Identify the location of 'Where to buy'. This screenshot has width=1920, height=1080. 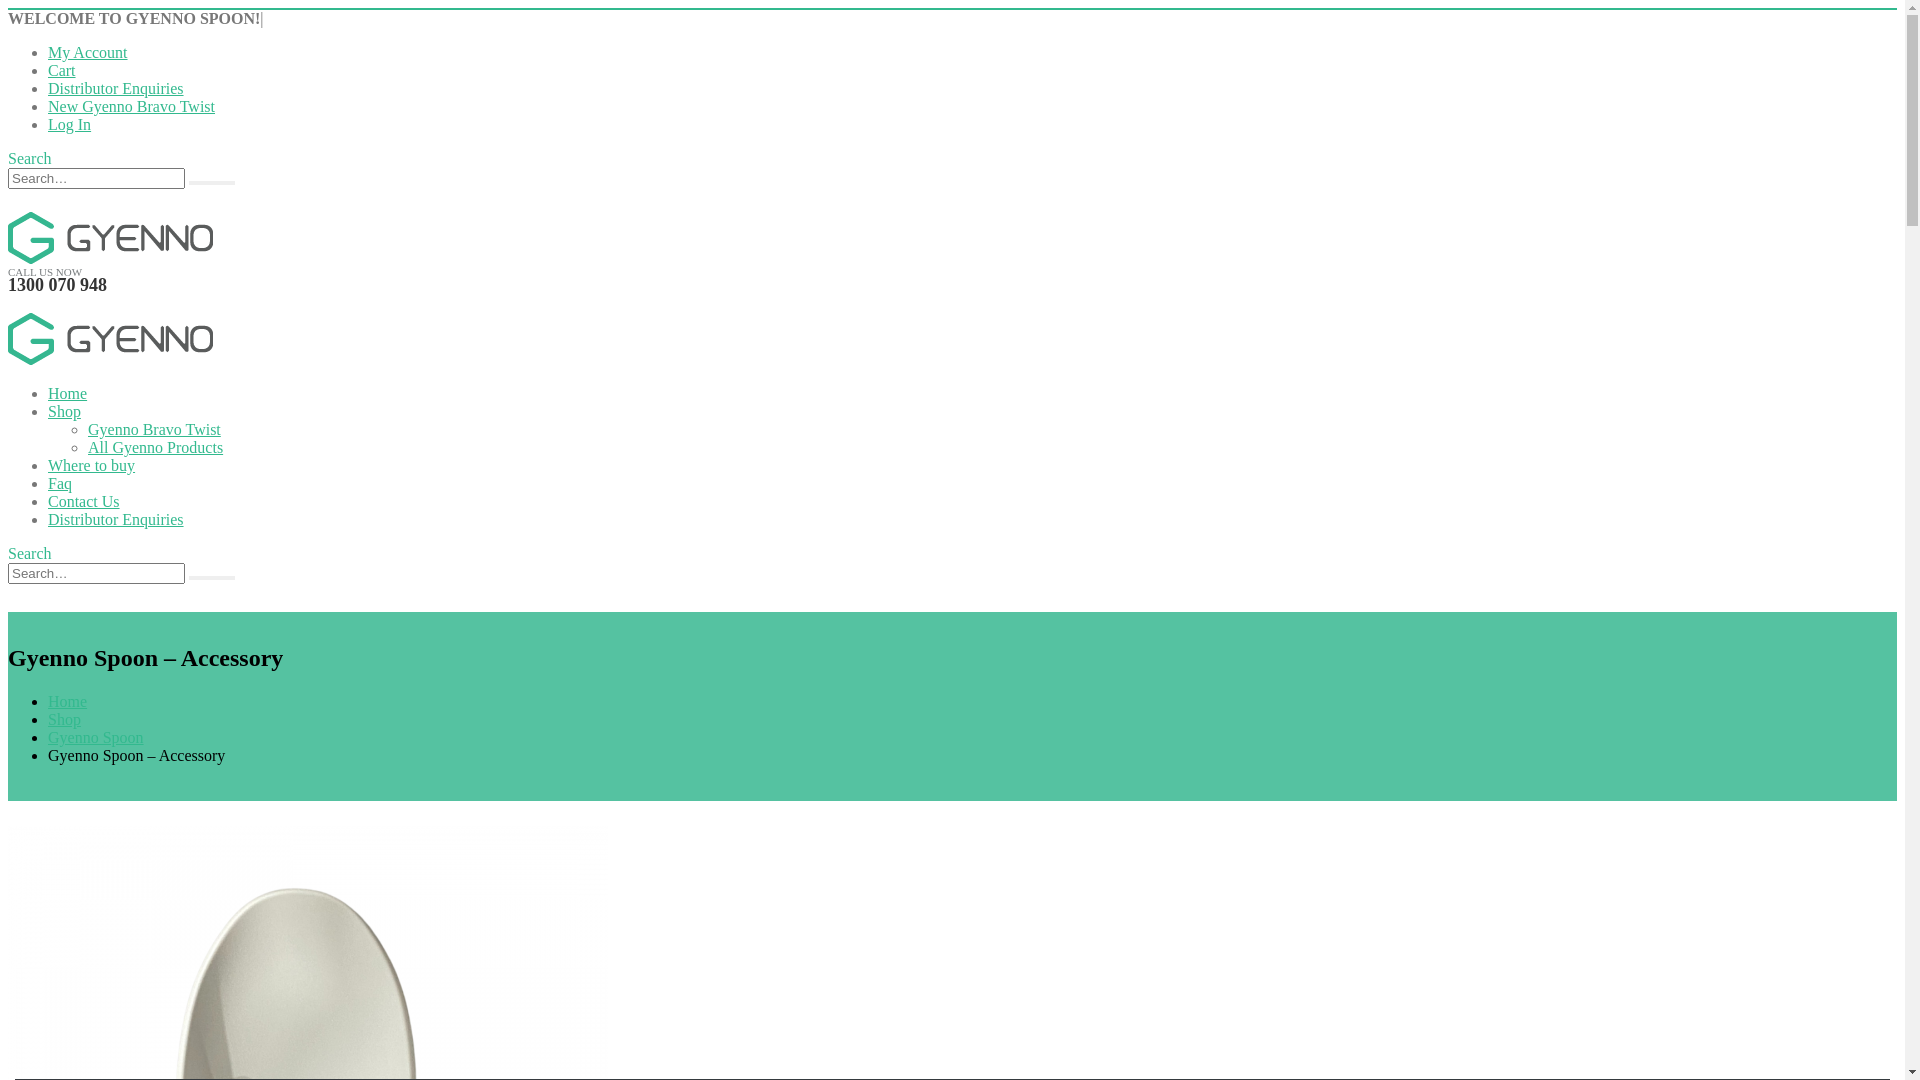
(90, 465).